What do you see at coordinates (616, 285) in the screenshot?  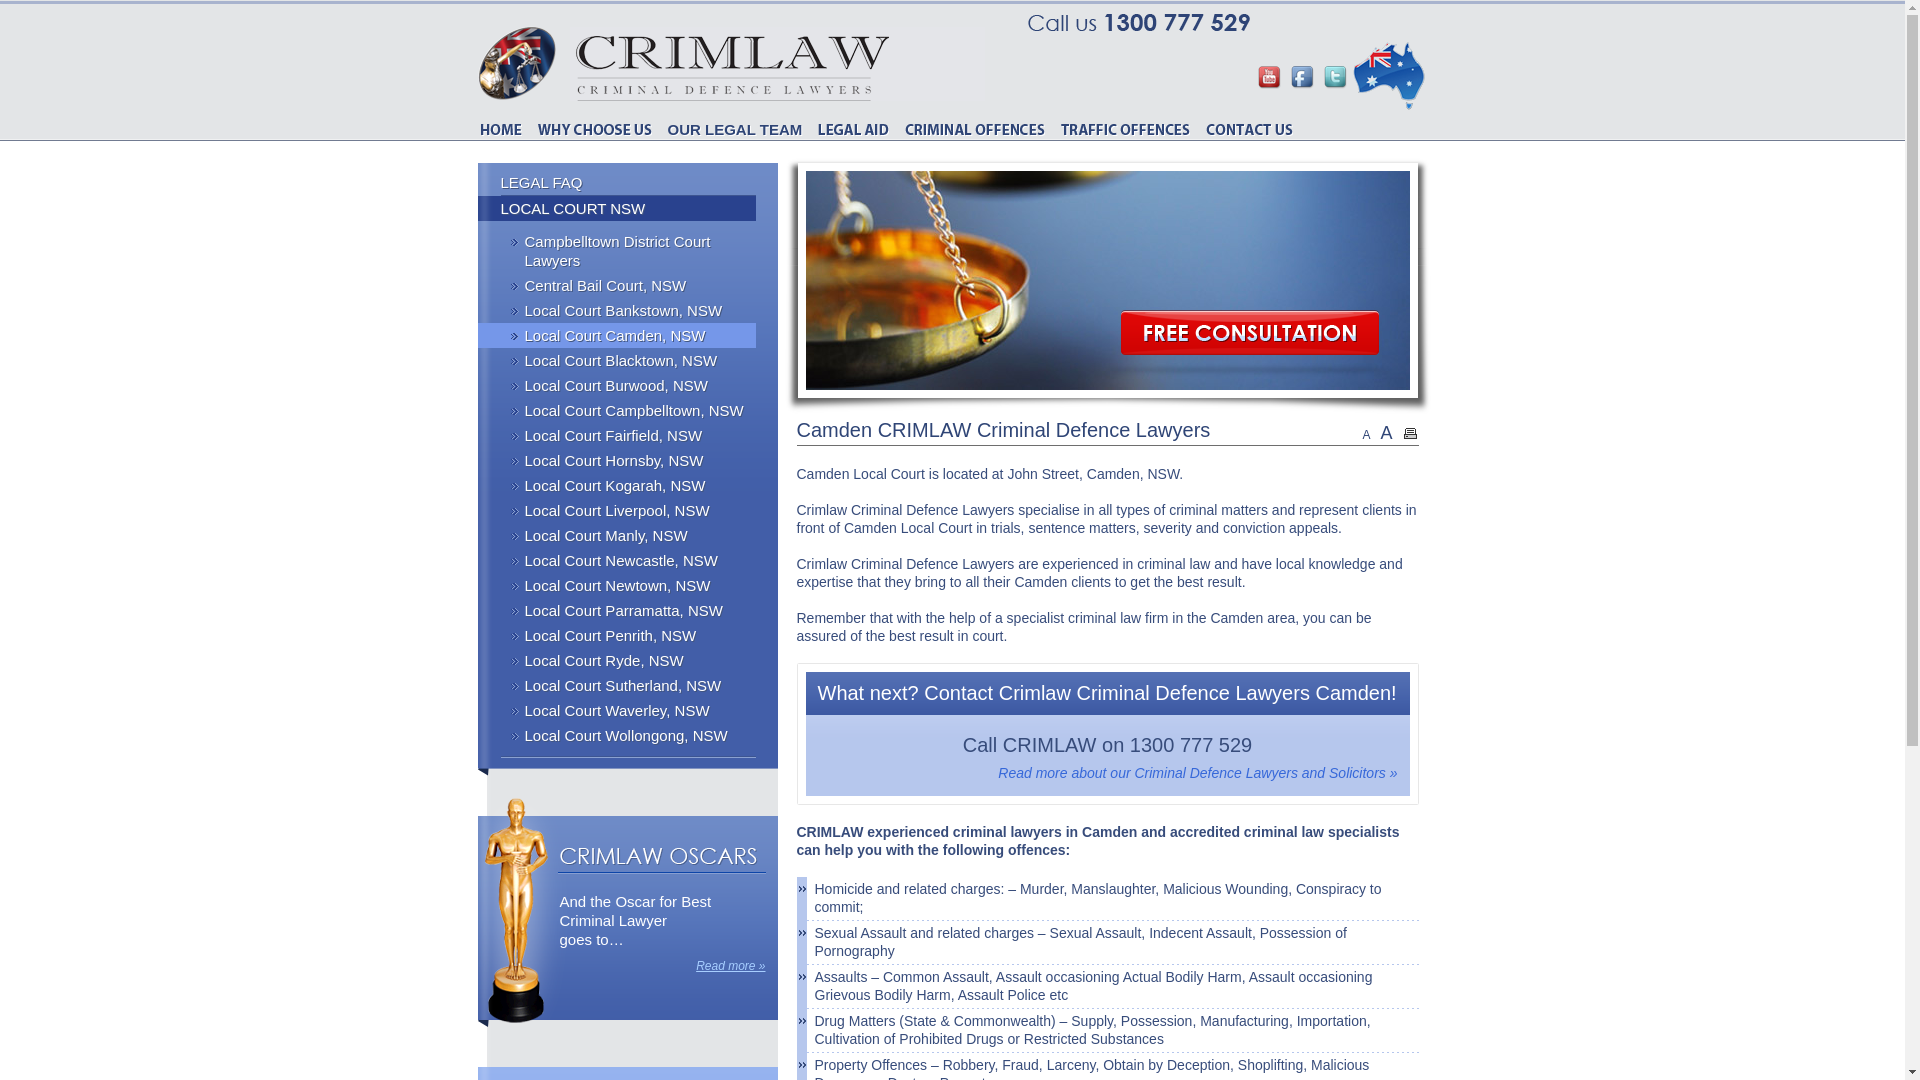 I see `'Central Bail Court, NSW'` at bounding box center [616, 285].